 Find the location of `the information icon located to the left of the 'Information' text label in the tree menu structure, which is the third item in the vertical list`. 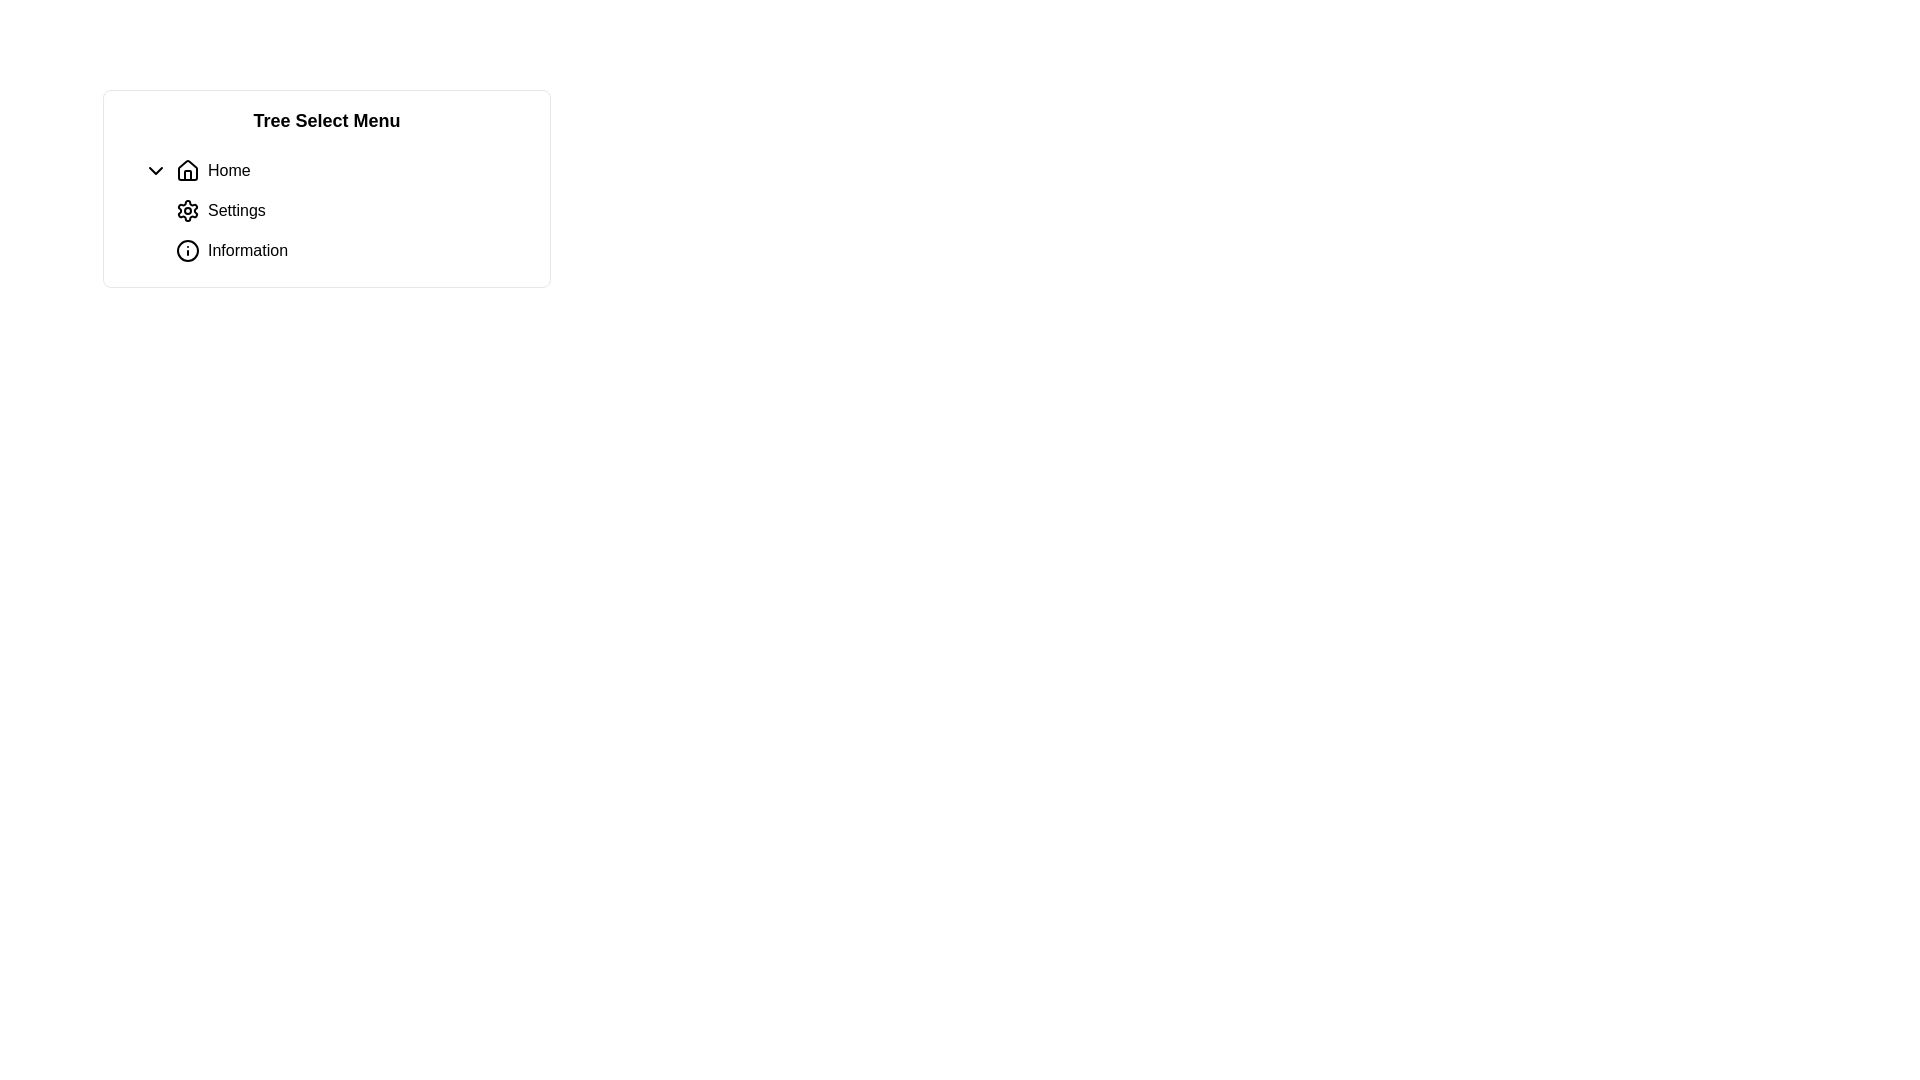

the information icon located to the left of the 'Information' text label in the tree menu structure, which is the third item in the vertical list is located at coordinates (187, 249).